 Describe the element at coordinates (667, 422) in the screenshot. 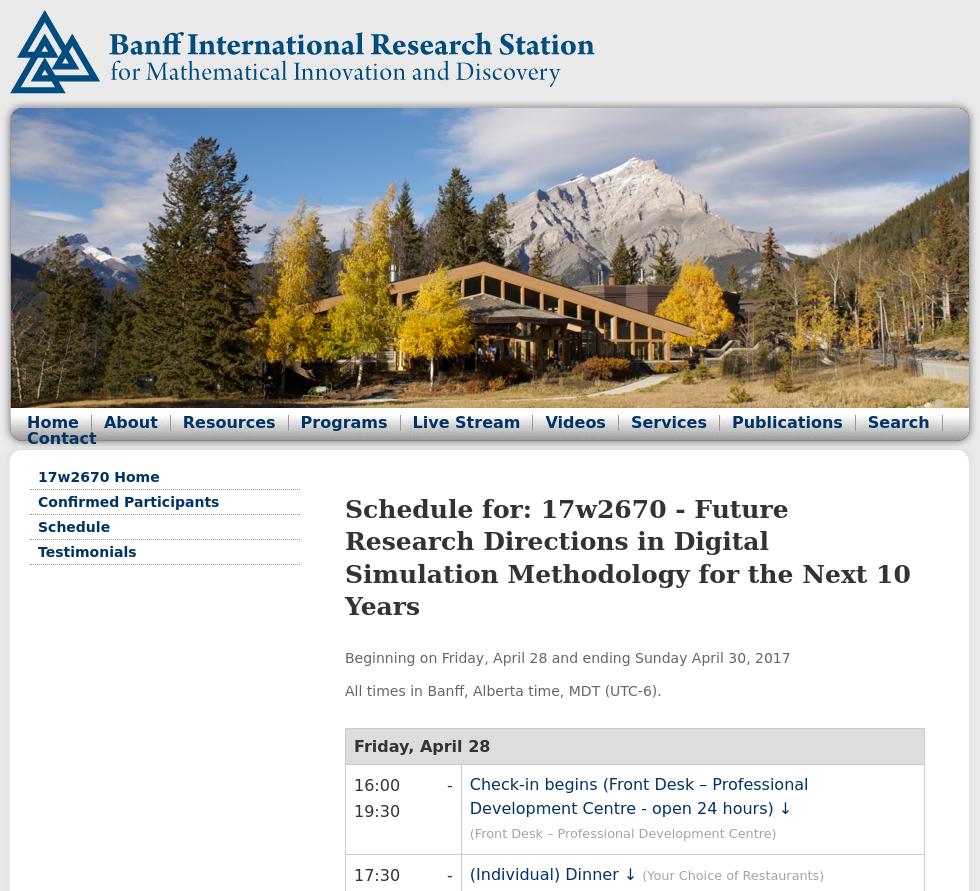

I see `'Services'` at that location.